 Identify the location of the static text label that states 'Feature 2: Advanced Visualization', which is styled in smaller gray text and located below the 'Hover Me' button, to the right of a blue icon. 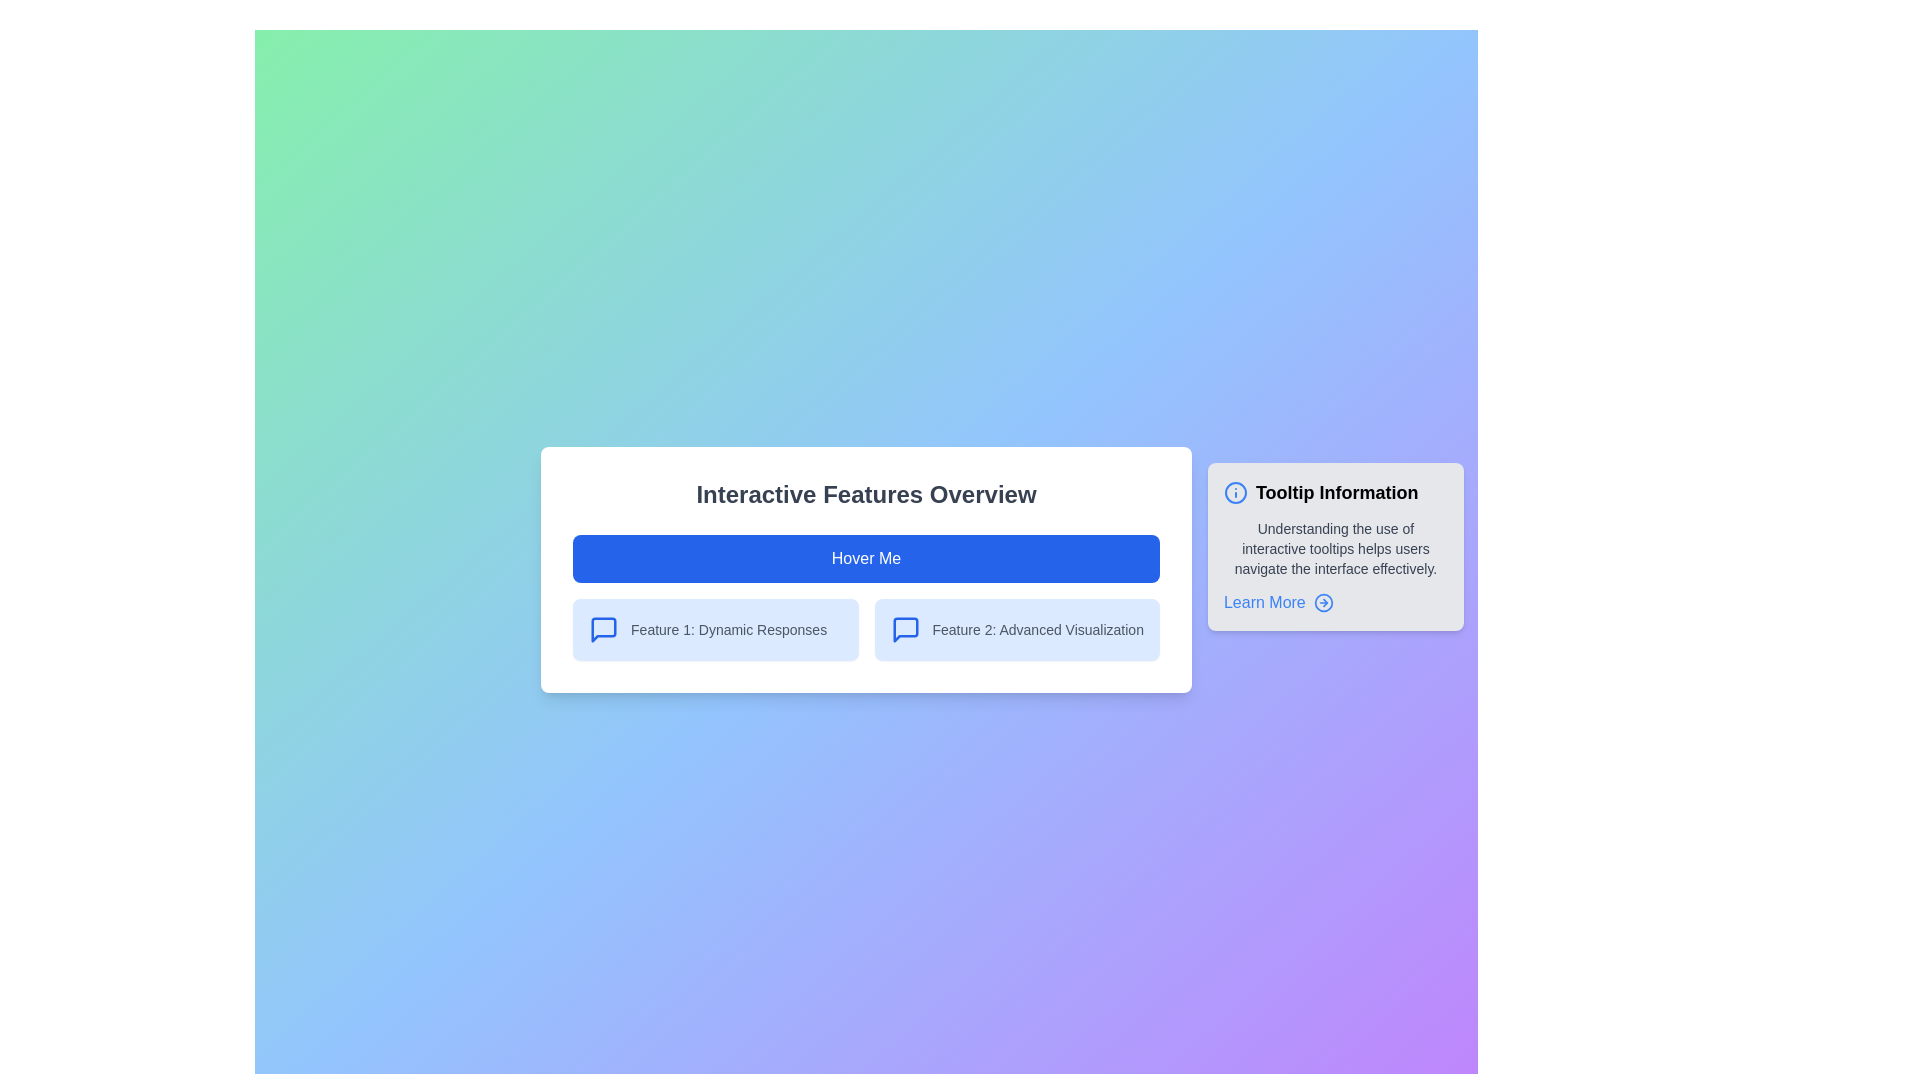
(1038, 628).